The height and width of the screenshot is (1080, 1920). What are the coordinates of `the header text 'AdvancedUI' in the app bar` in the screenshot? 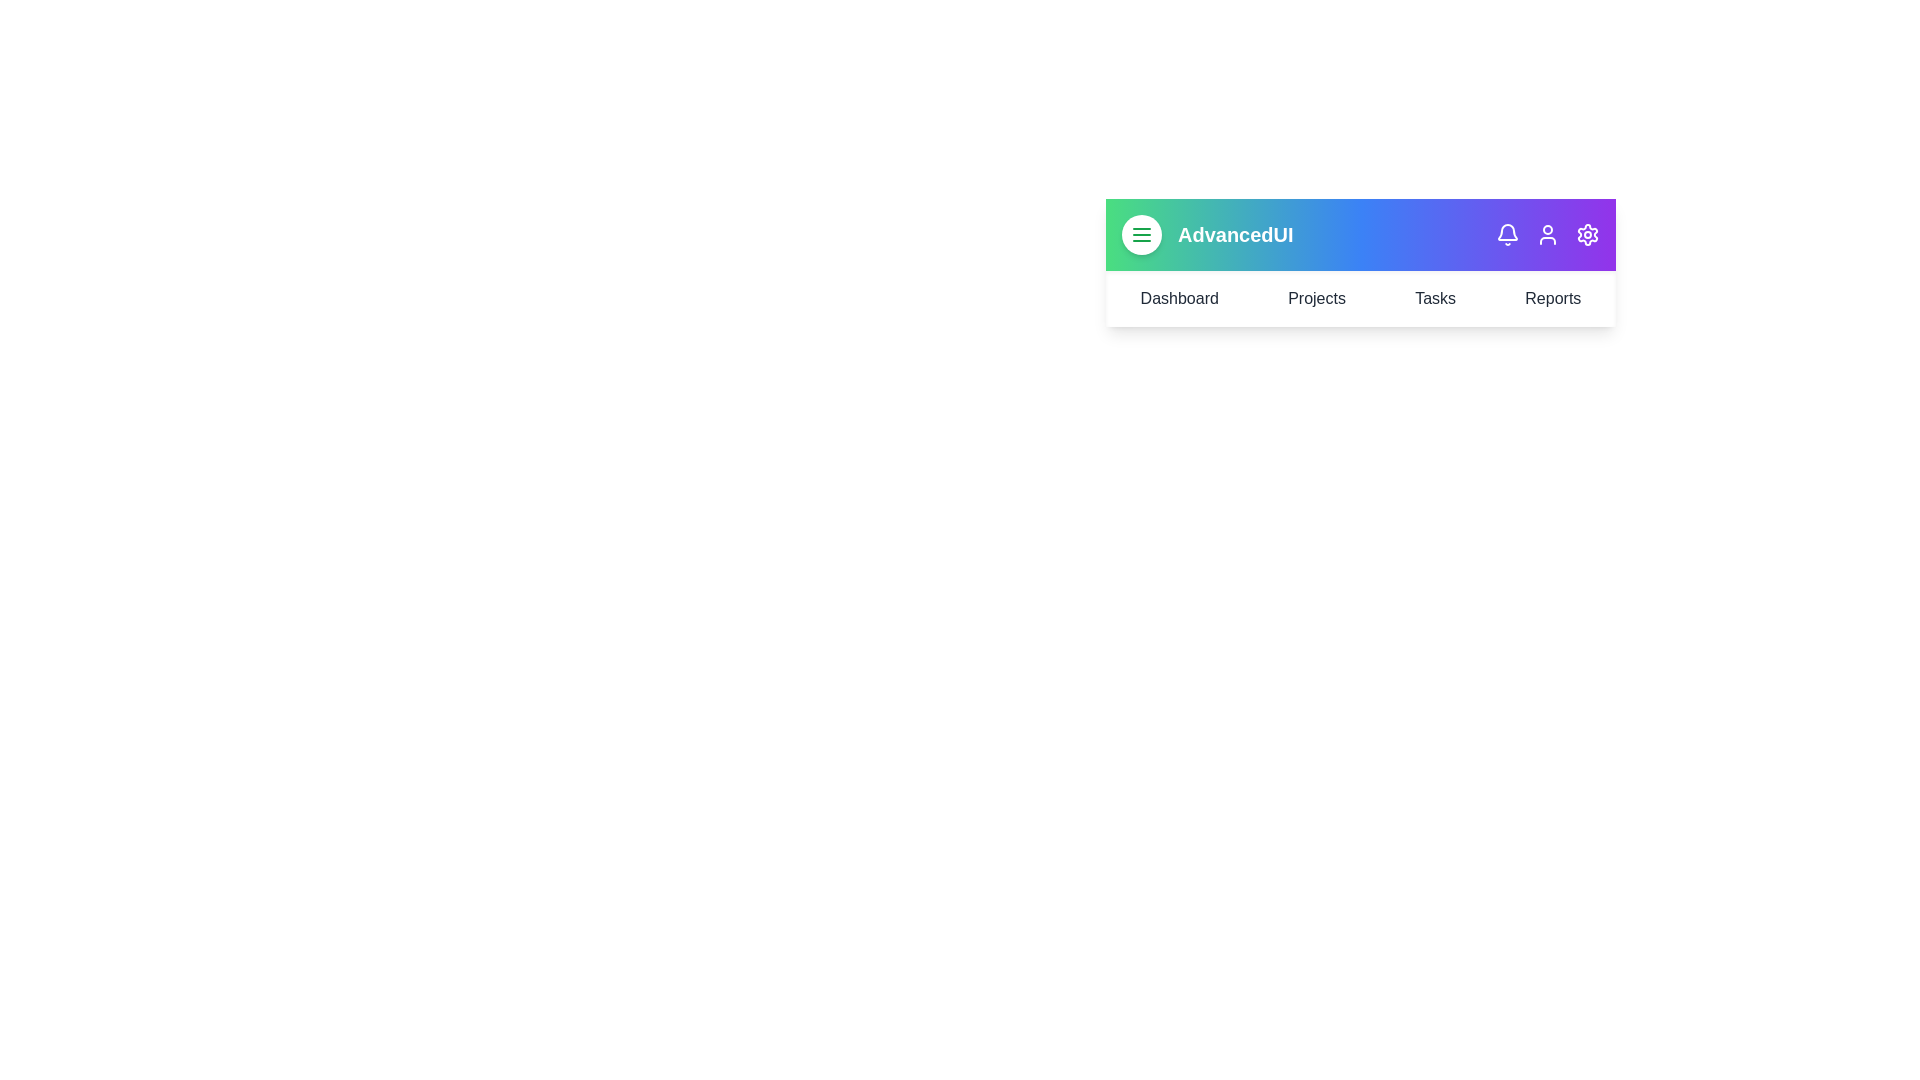 It's located at (1234, 234).